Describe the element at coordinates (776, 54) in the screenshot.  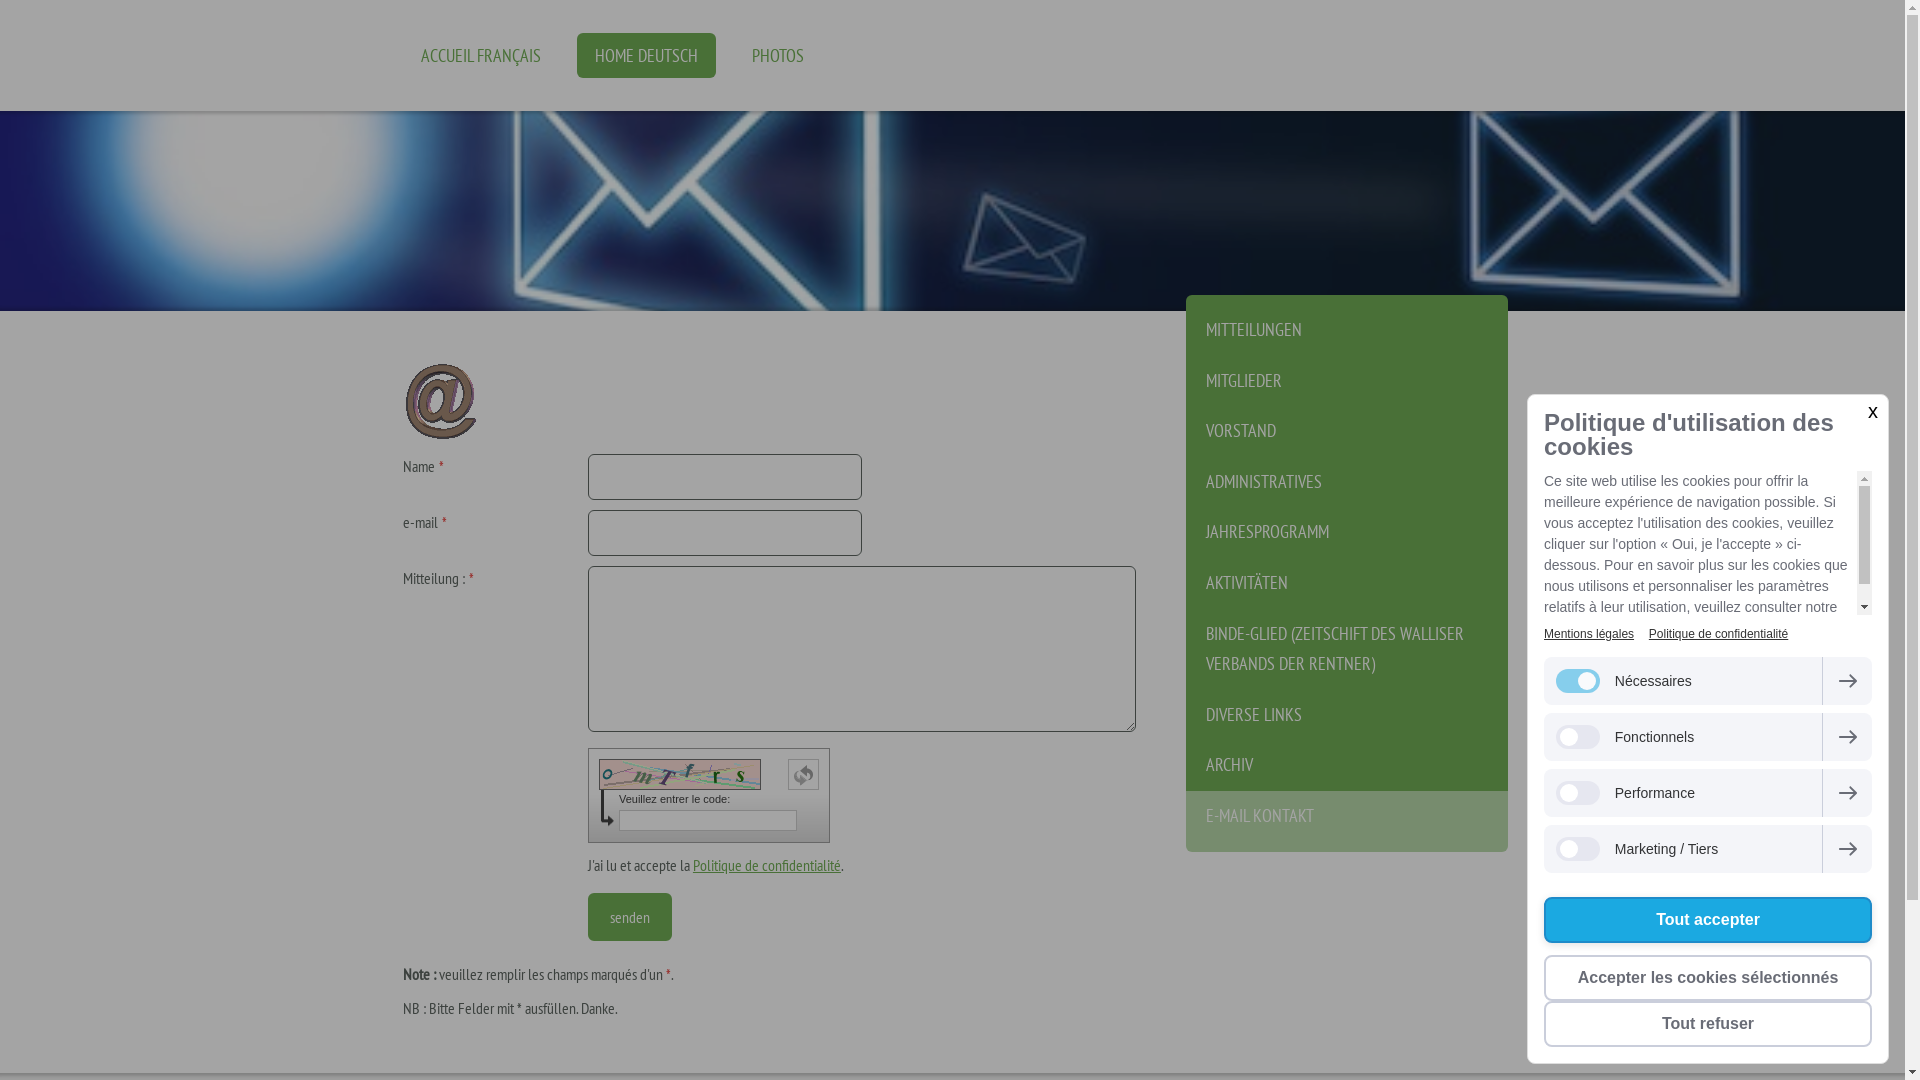
I see `'PHOTOS'` at that location.